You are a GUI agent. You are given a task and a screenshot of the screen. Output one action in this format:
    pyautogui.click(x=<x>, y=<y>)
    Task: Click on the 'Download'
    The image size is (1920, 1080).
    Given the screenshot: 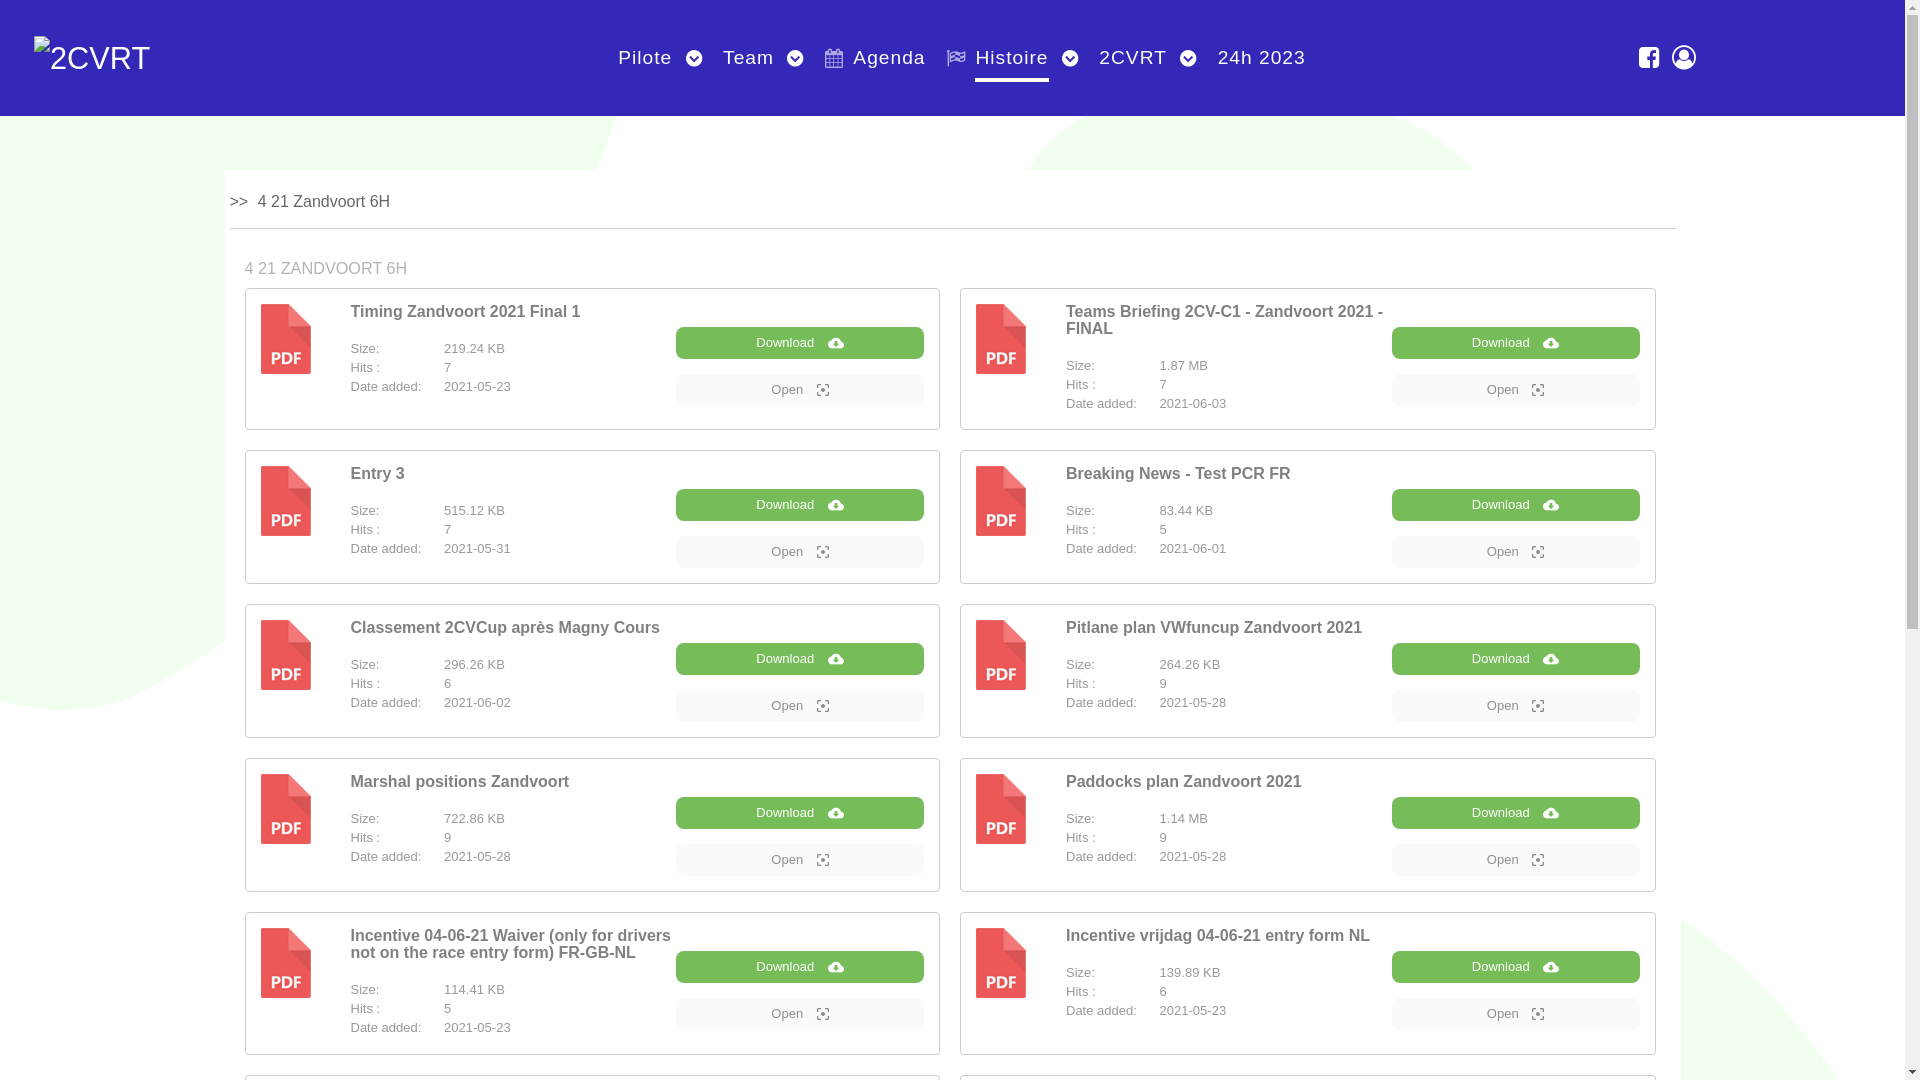 What is the action you would take?
    pyautogui.click(x=1516, y=342)
    